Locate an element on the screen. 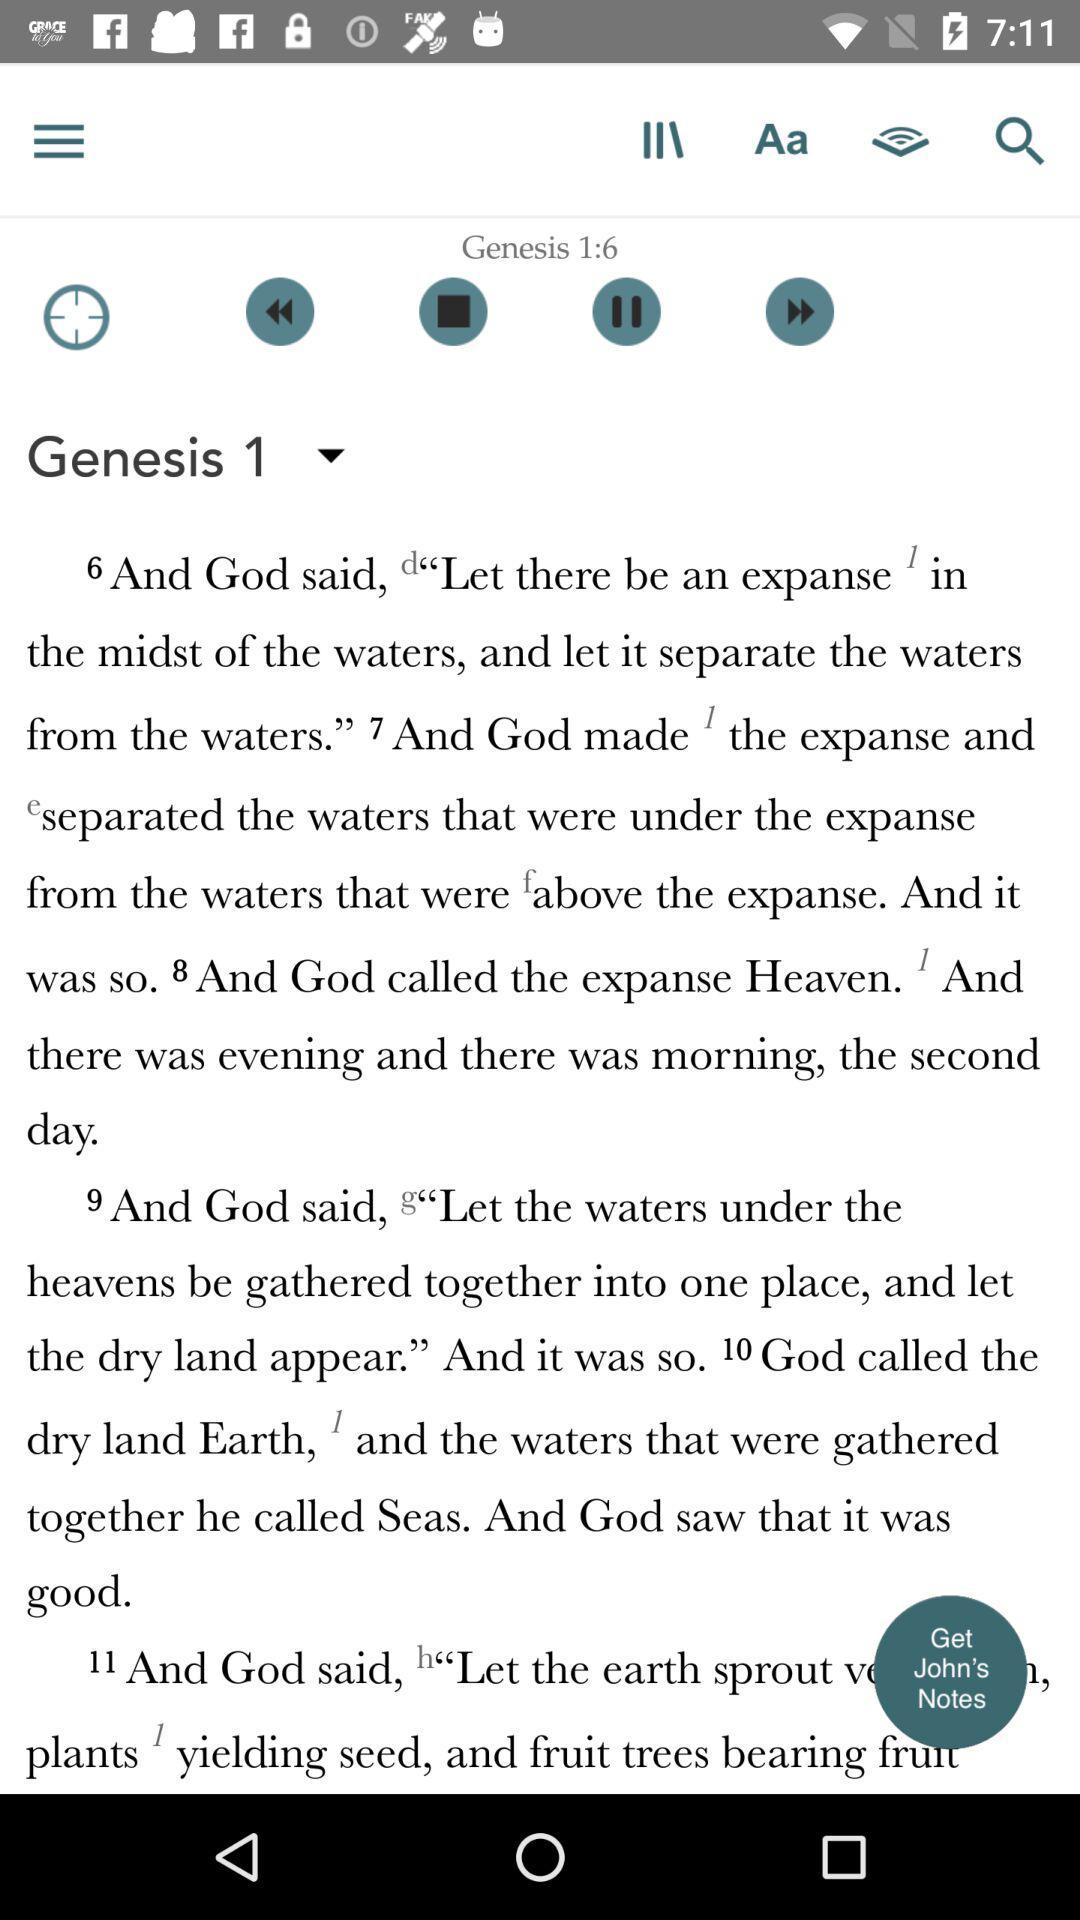 The width and height of the screenshot is (1080, 1920). change font is located at coordinates (780, 139).